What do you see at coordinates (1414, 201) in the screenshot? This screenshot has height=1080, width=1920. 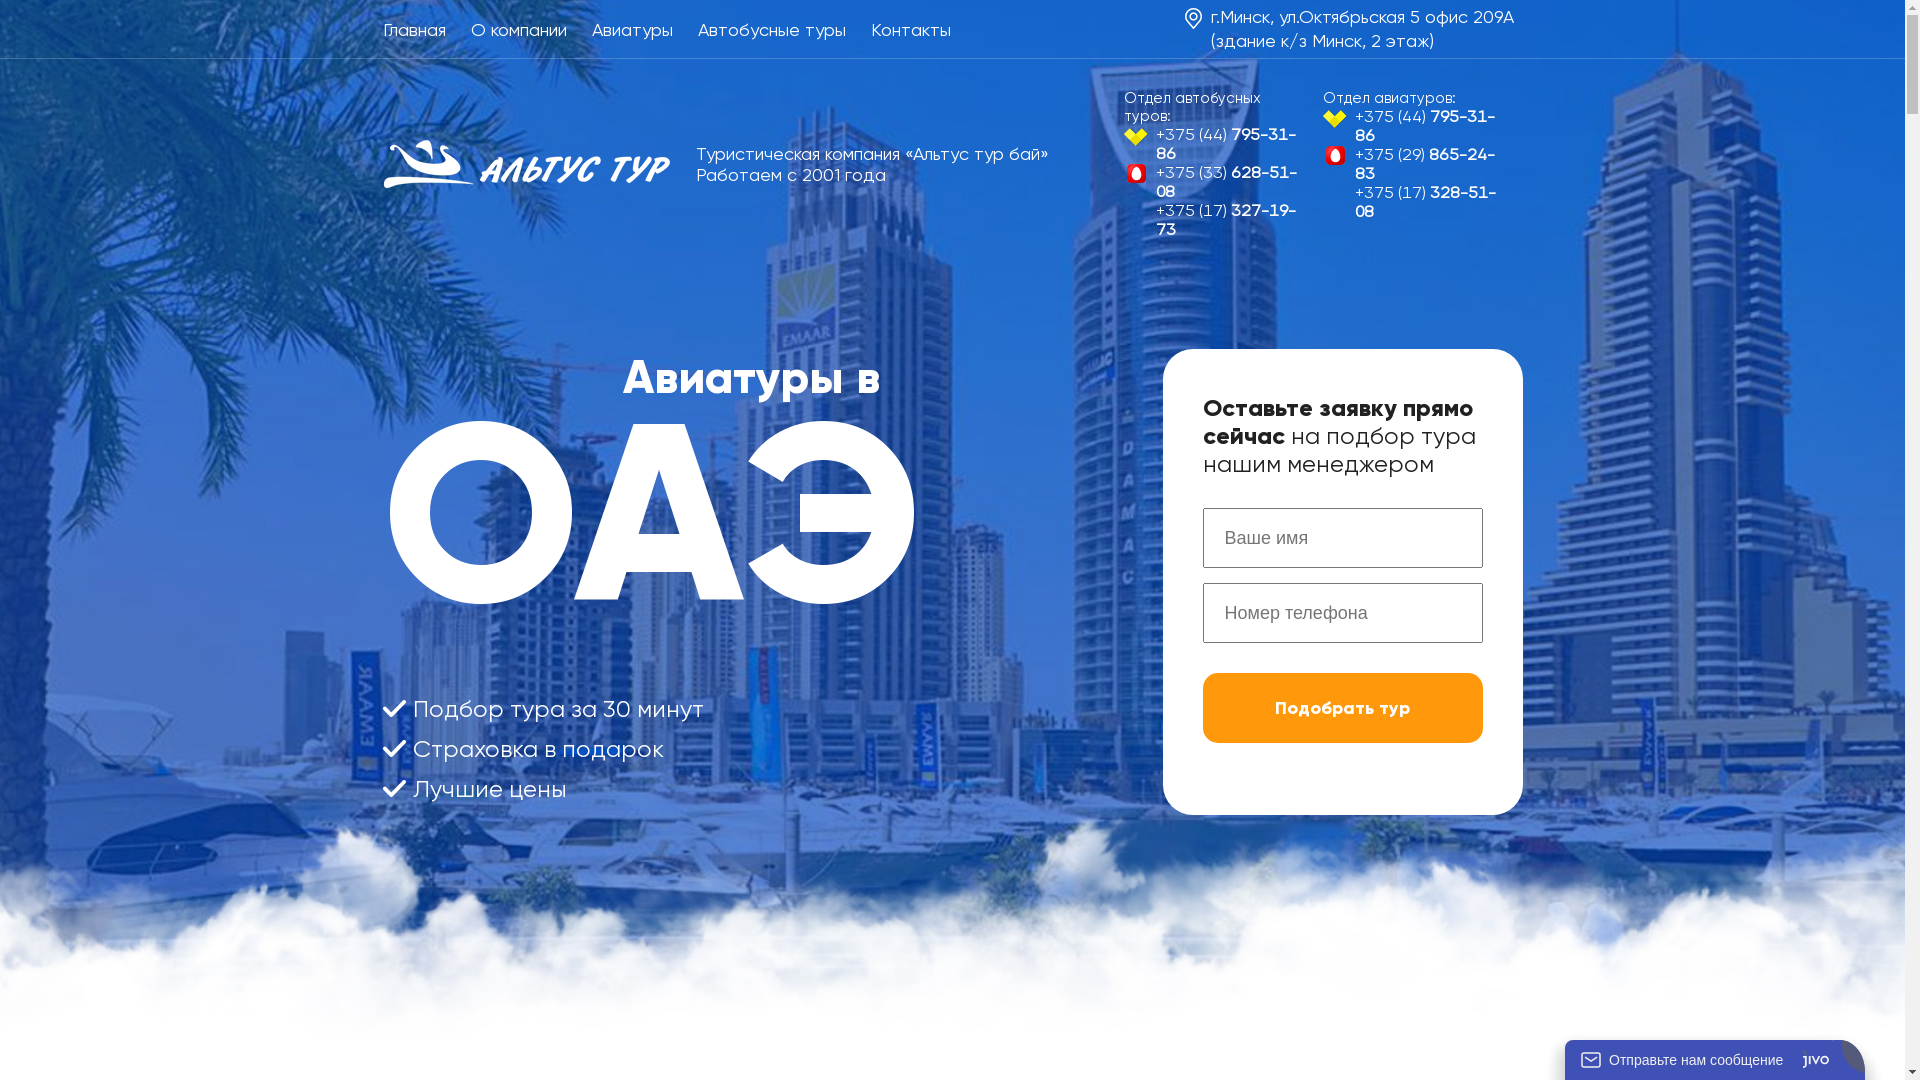 I see `'+375 (17) 328-51-08'` at bounding box center [1414, 201].